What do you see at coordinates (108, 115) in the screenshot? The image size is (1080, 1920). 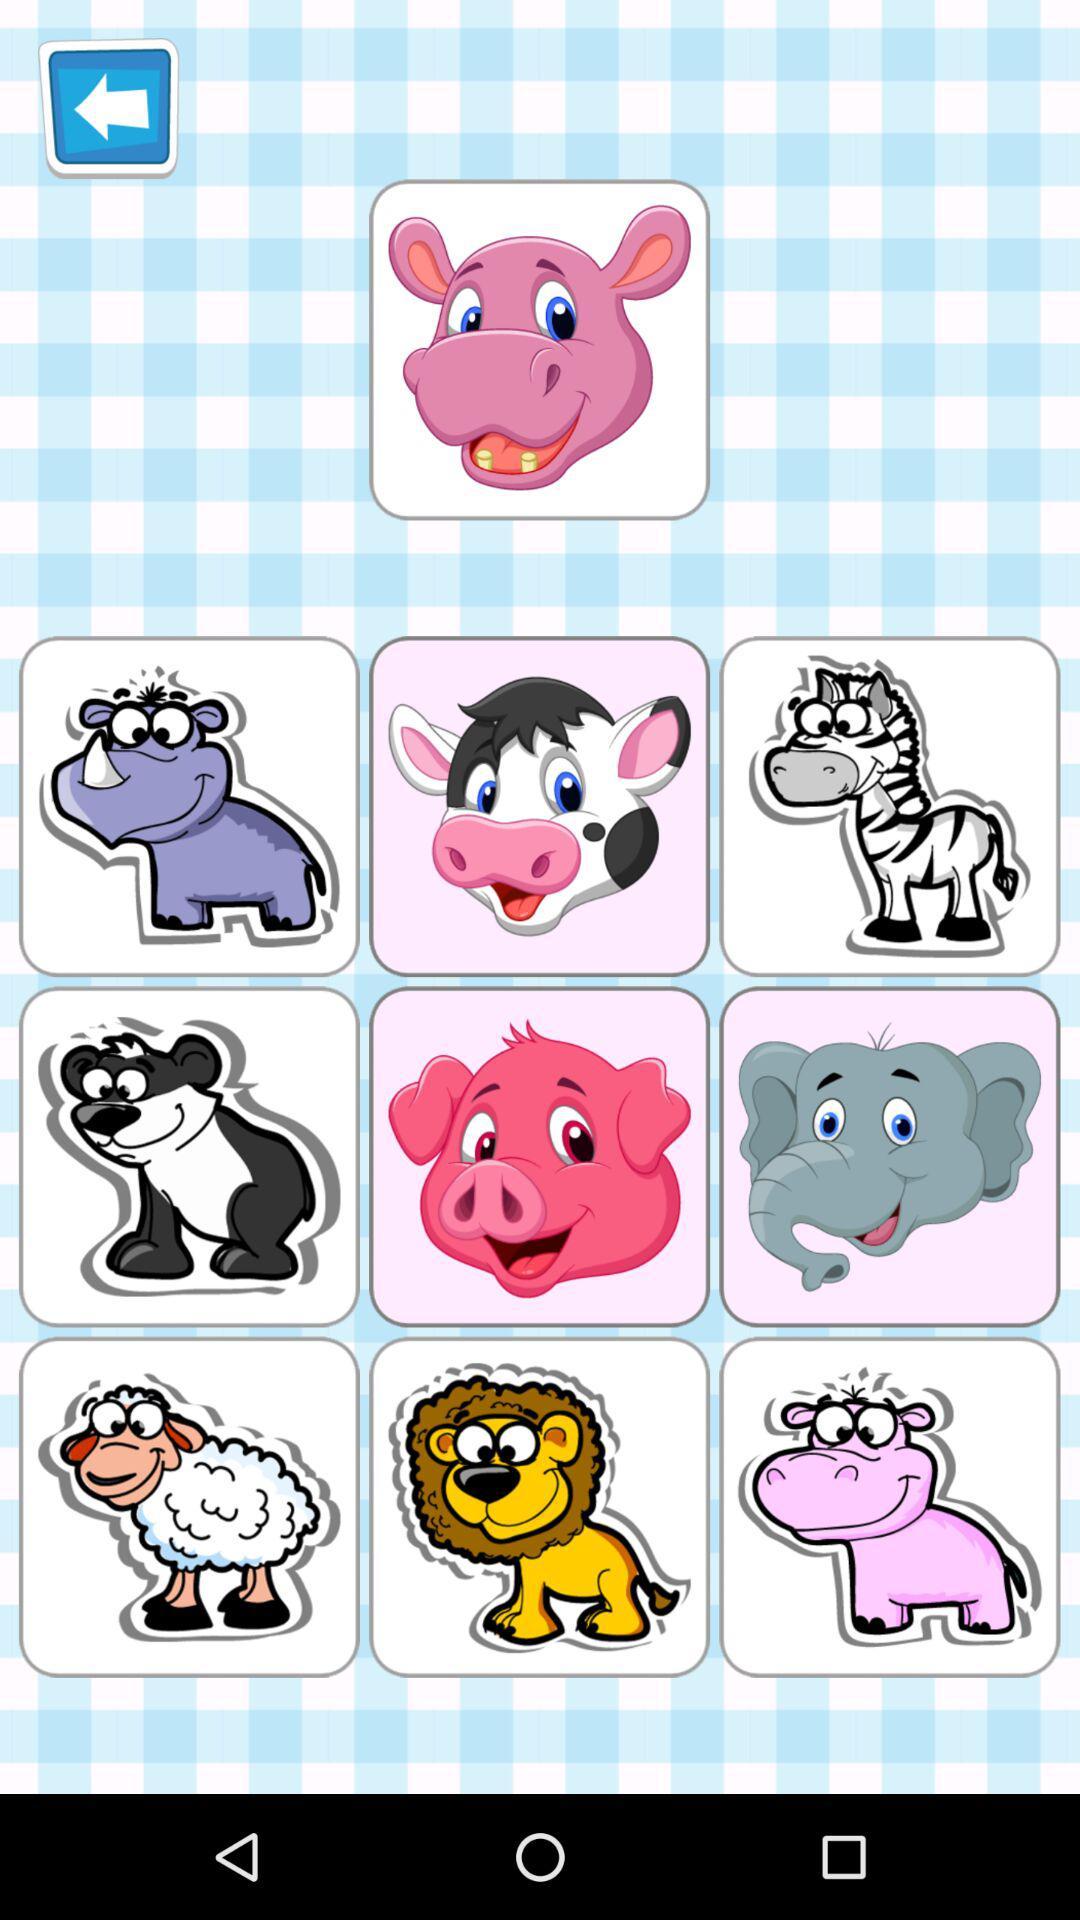 I see `the arrow_backward icon` at bounding box center [108, 115].